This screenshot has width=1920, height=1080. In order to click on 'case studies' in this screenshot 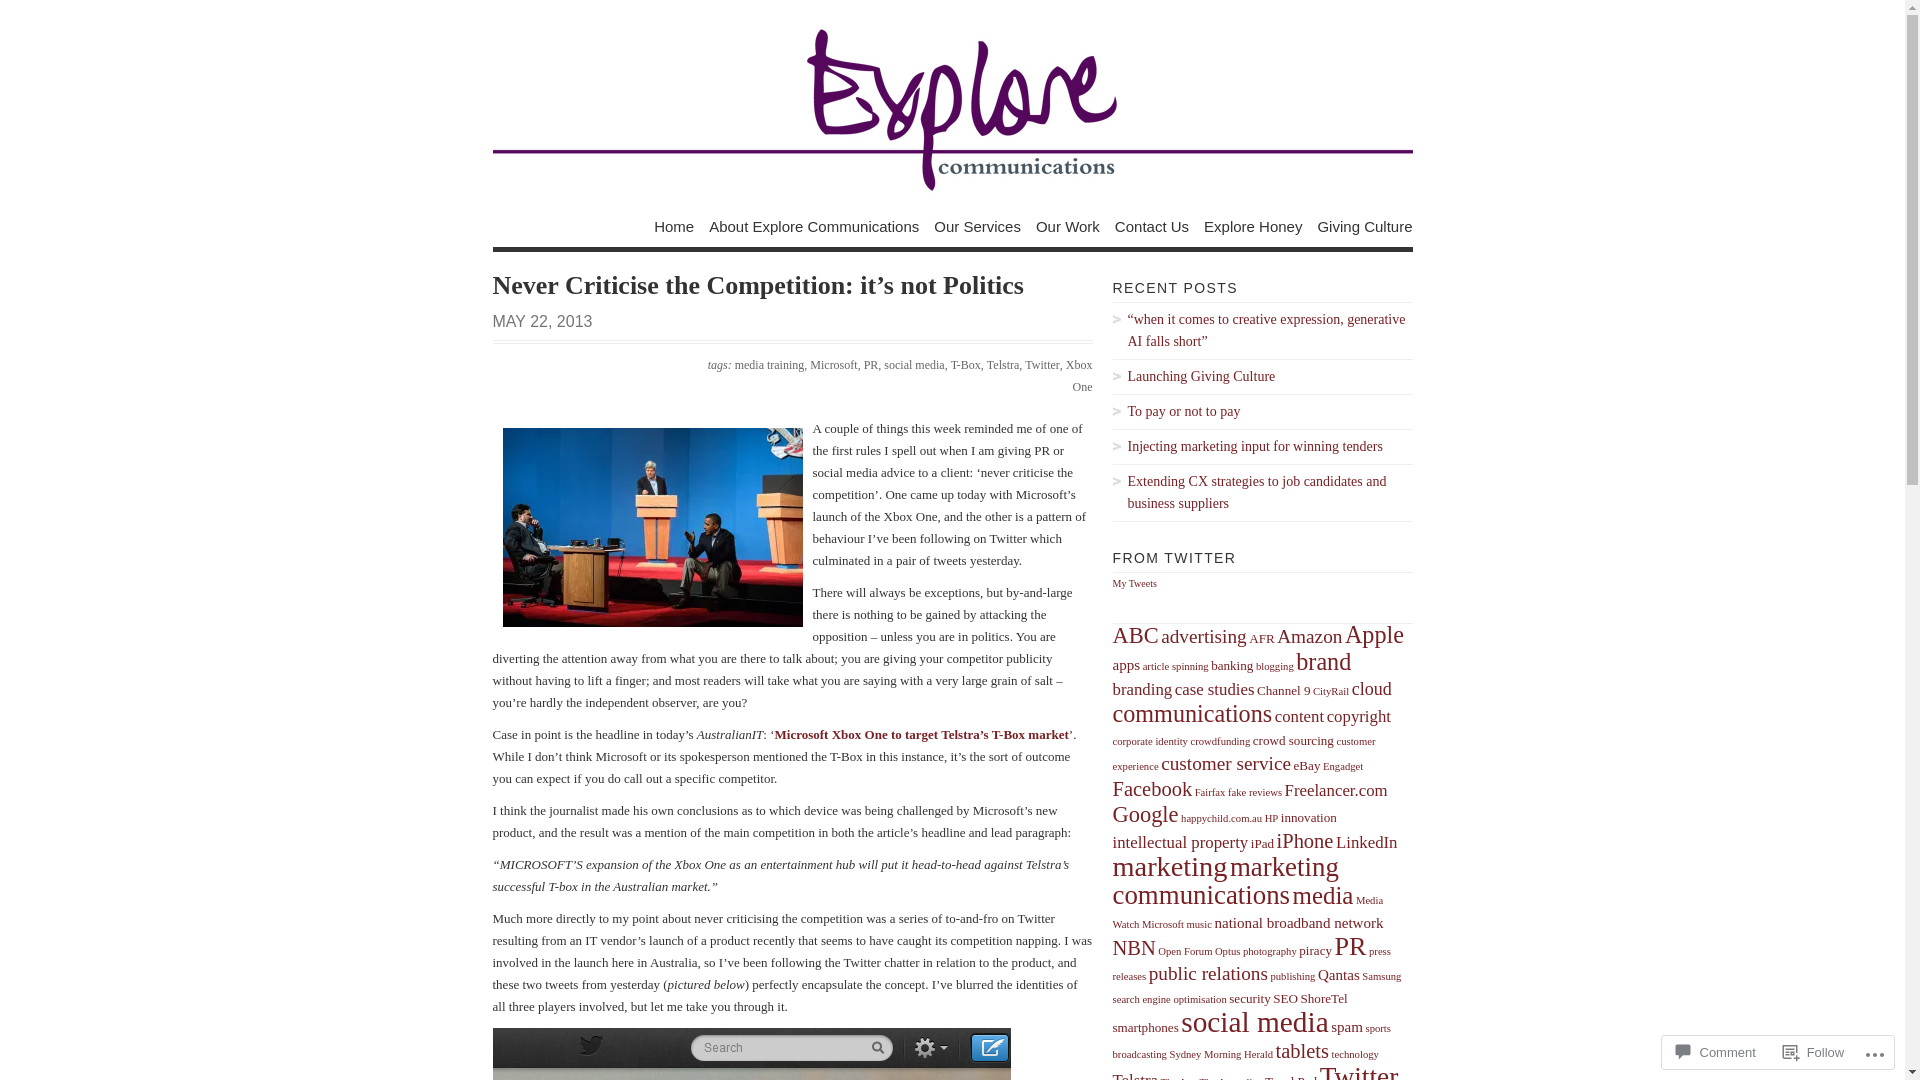, I will do `click(1213, 688)`.